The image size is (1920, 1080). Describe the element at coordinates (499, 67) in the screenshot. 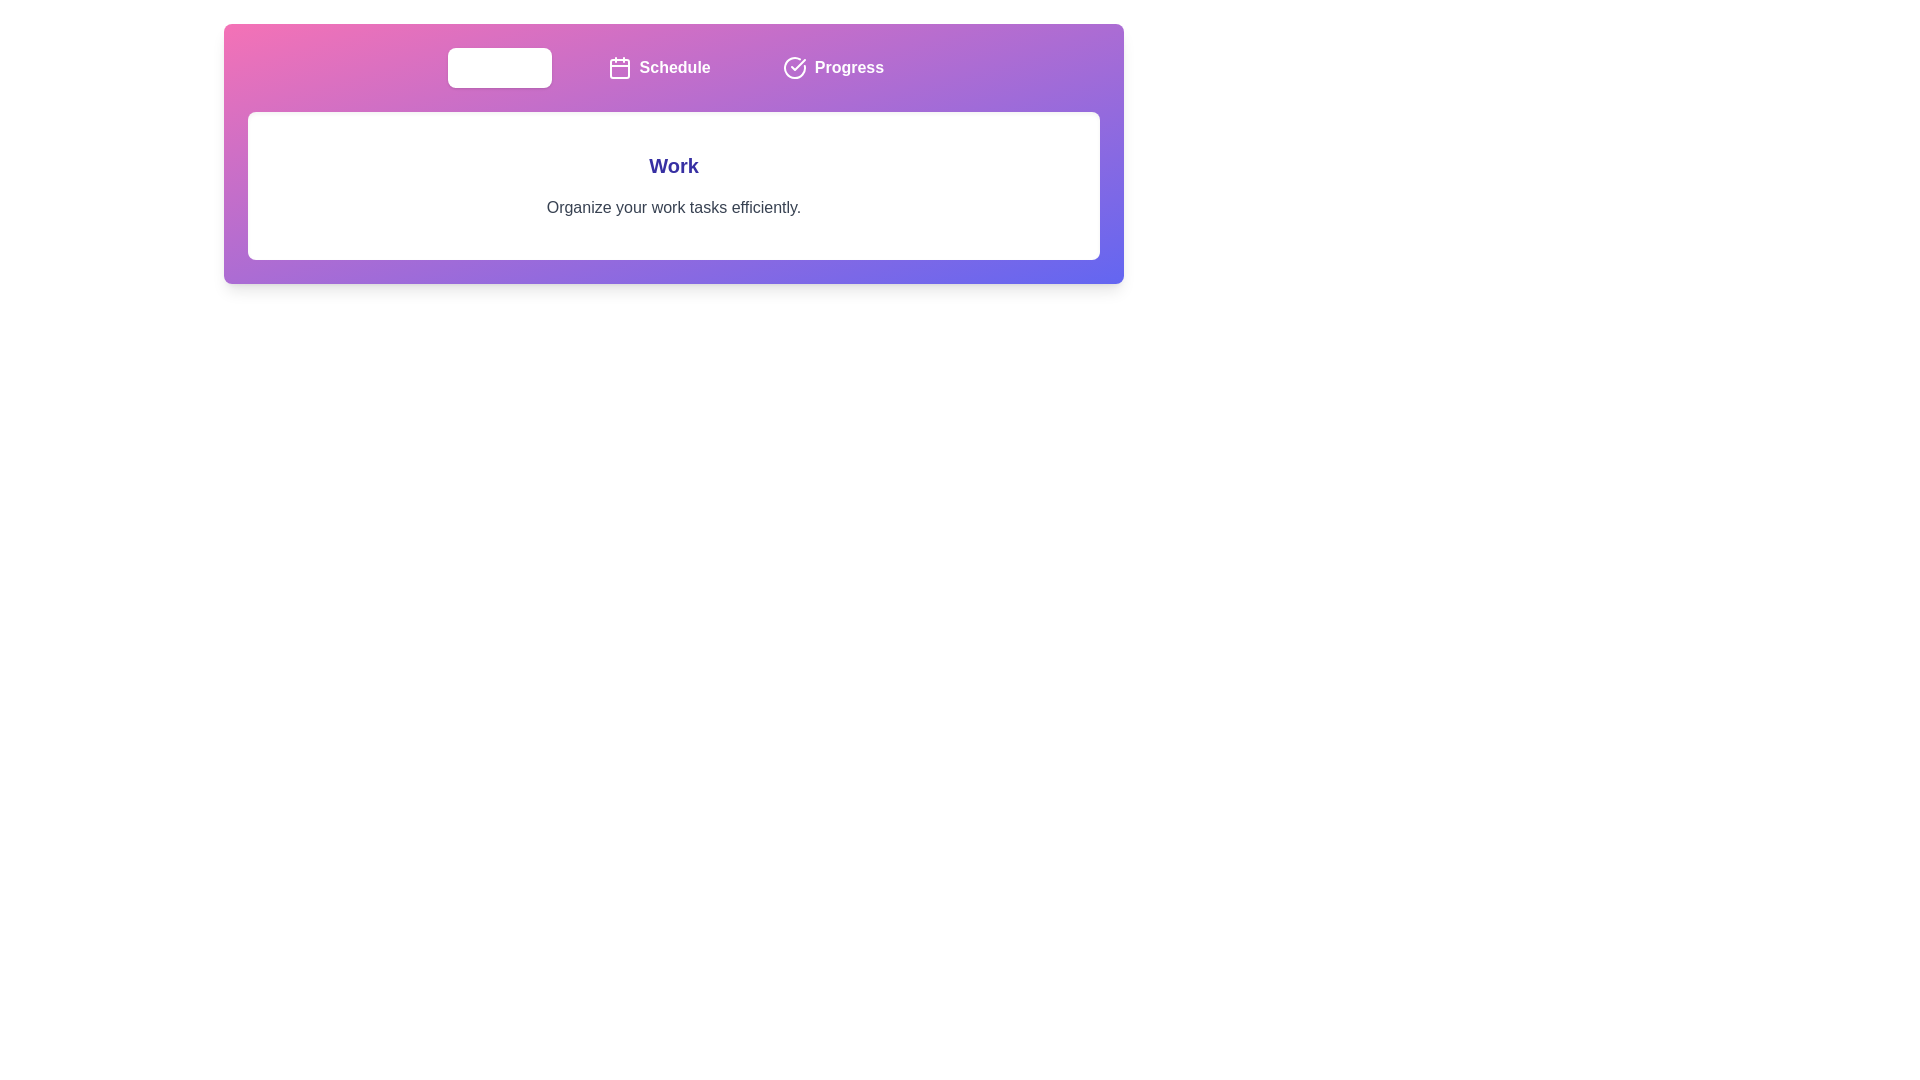

I see `the active tab to refresh its view` at that location.